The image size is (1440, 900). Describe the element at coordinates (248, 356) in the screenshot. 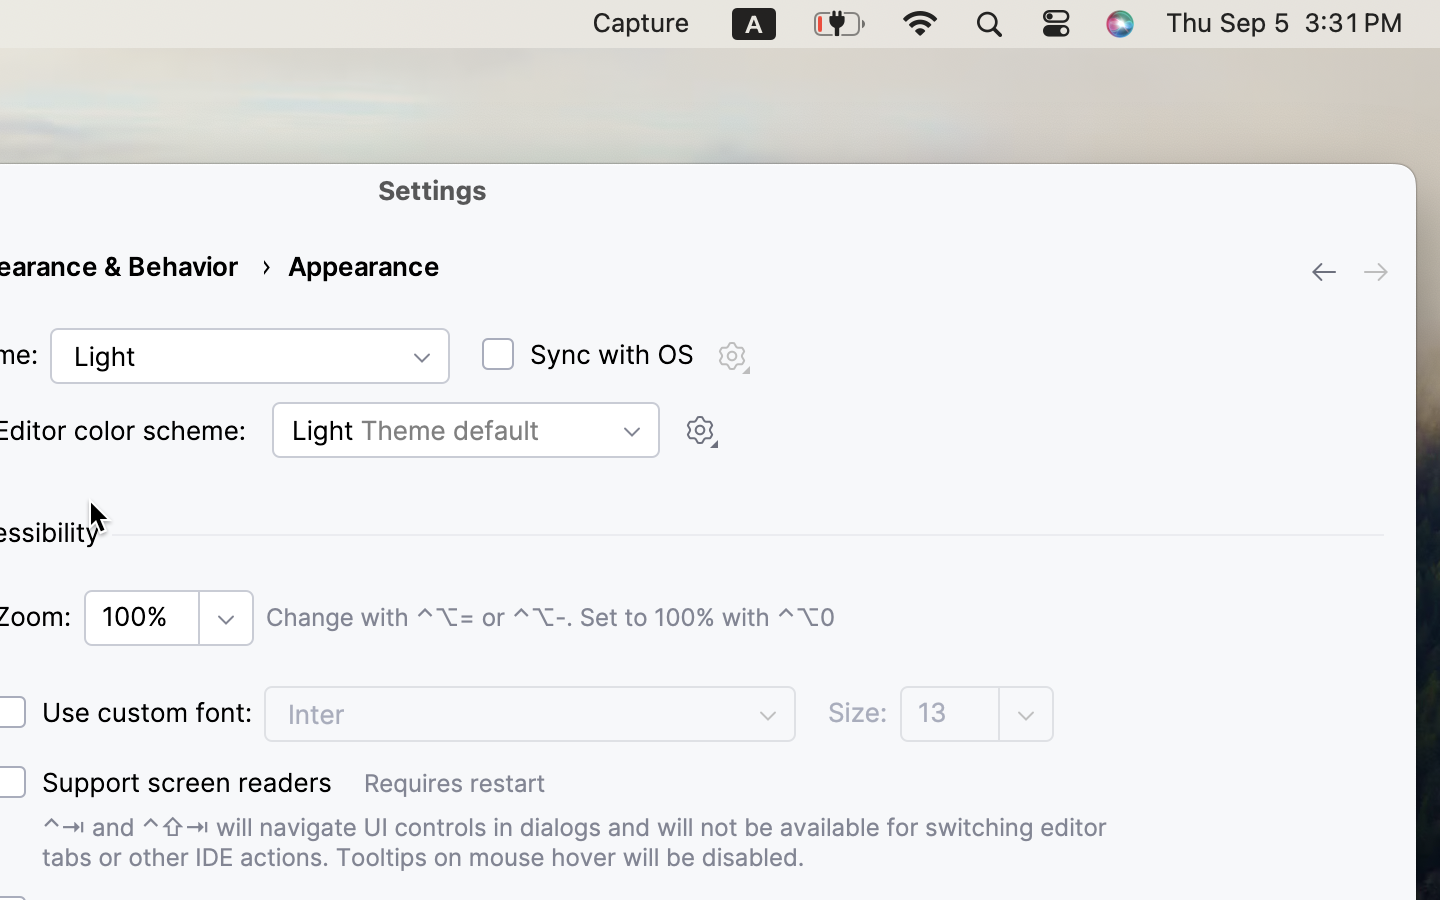

I see `'LafReference(name=Light, themeId=ExperimentalLight)'` at that location.